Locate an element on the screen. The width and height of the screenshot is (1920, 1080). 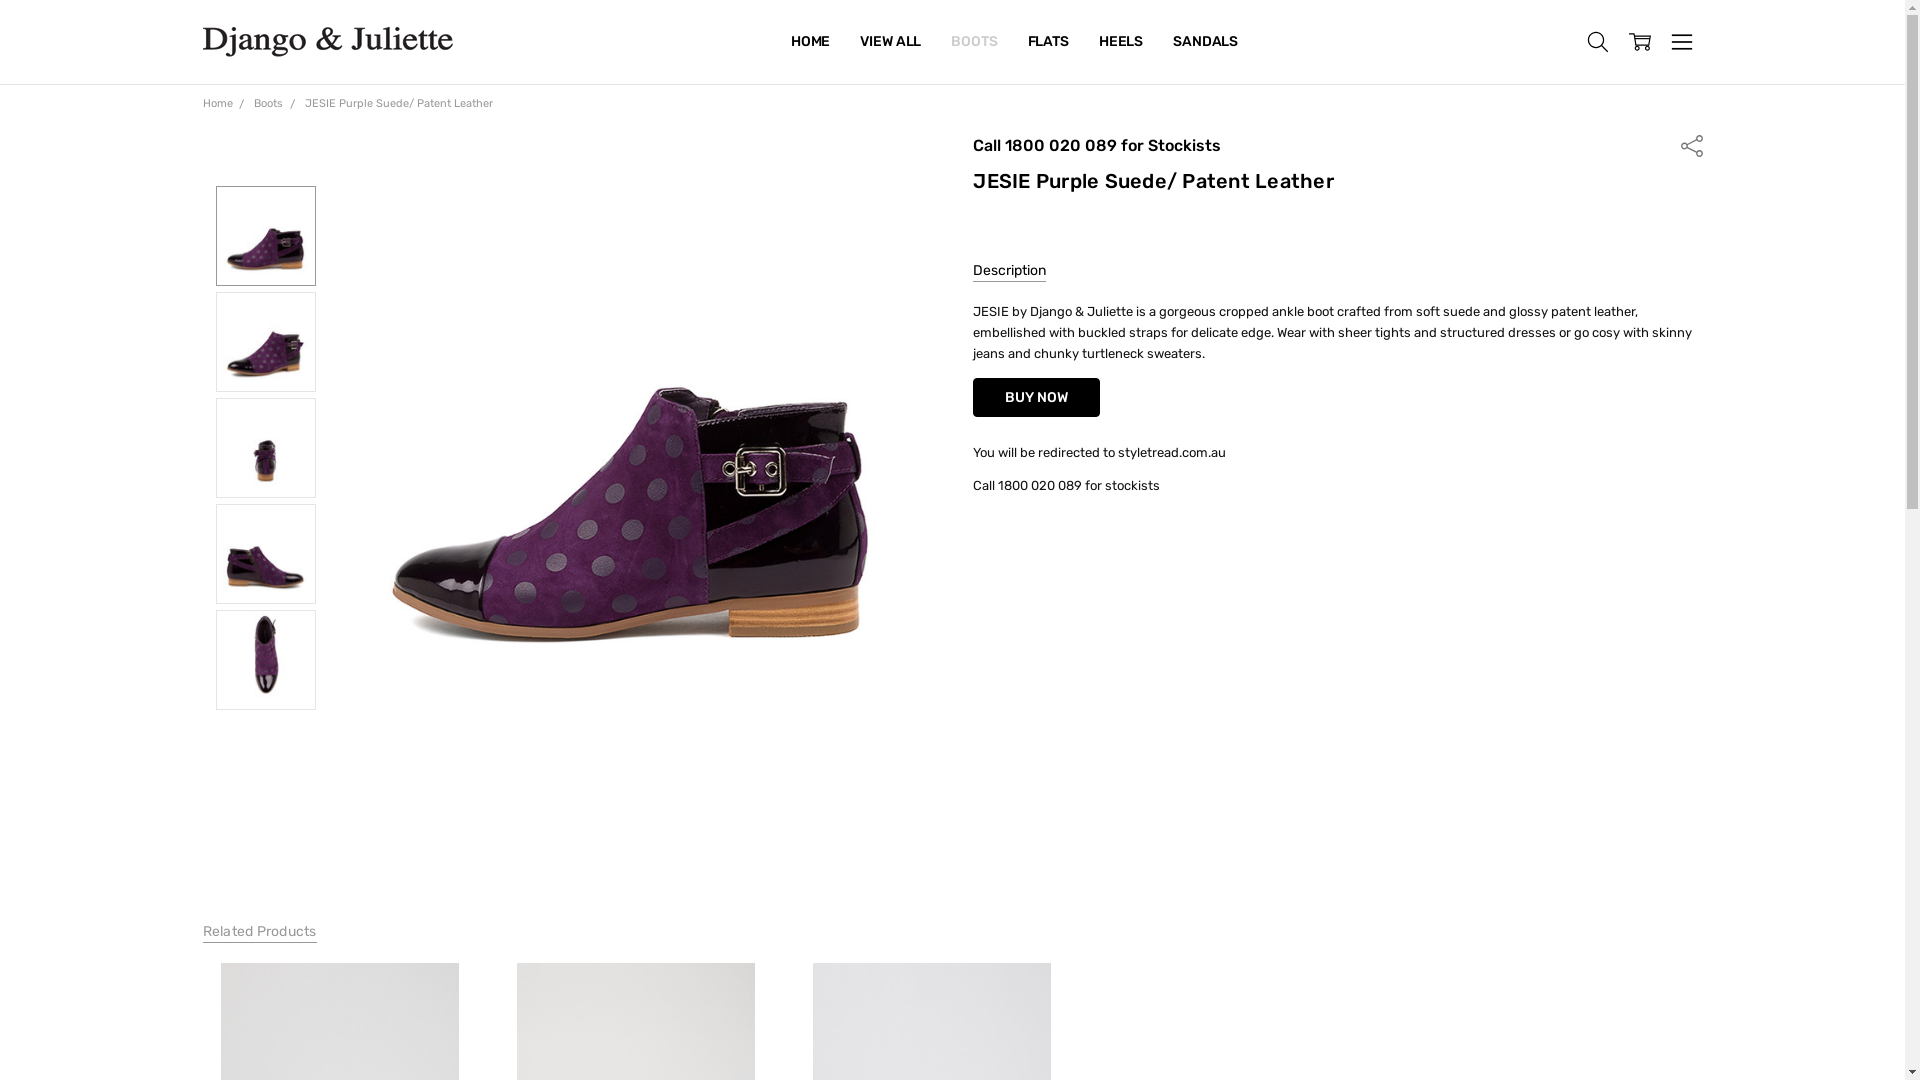
'JESIE Purple Suede/ Patent Leather' is located at coordinates (264, 554).